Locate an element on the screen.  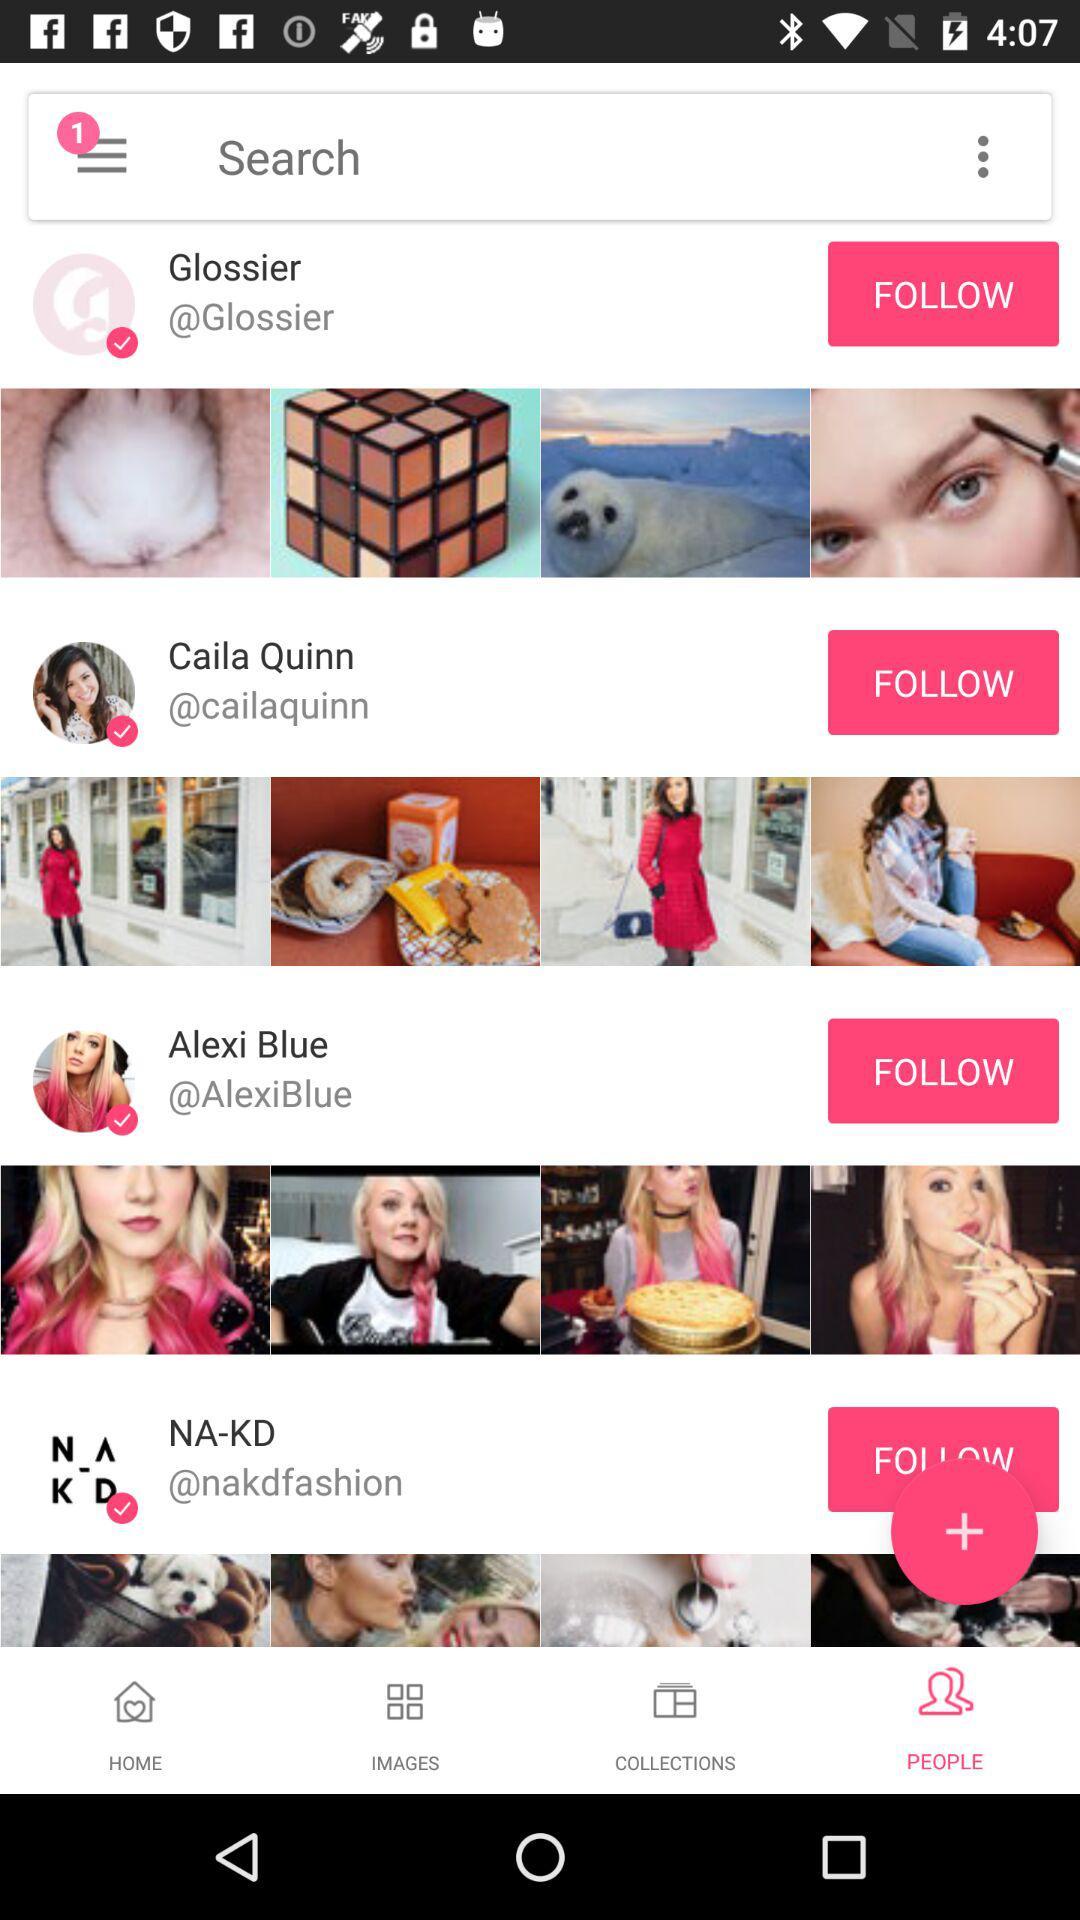
customization options is located at coordinates (982, 155).